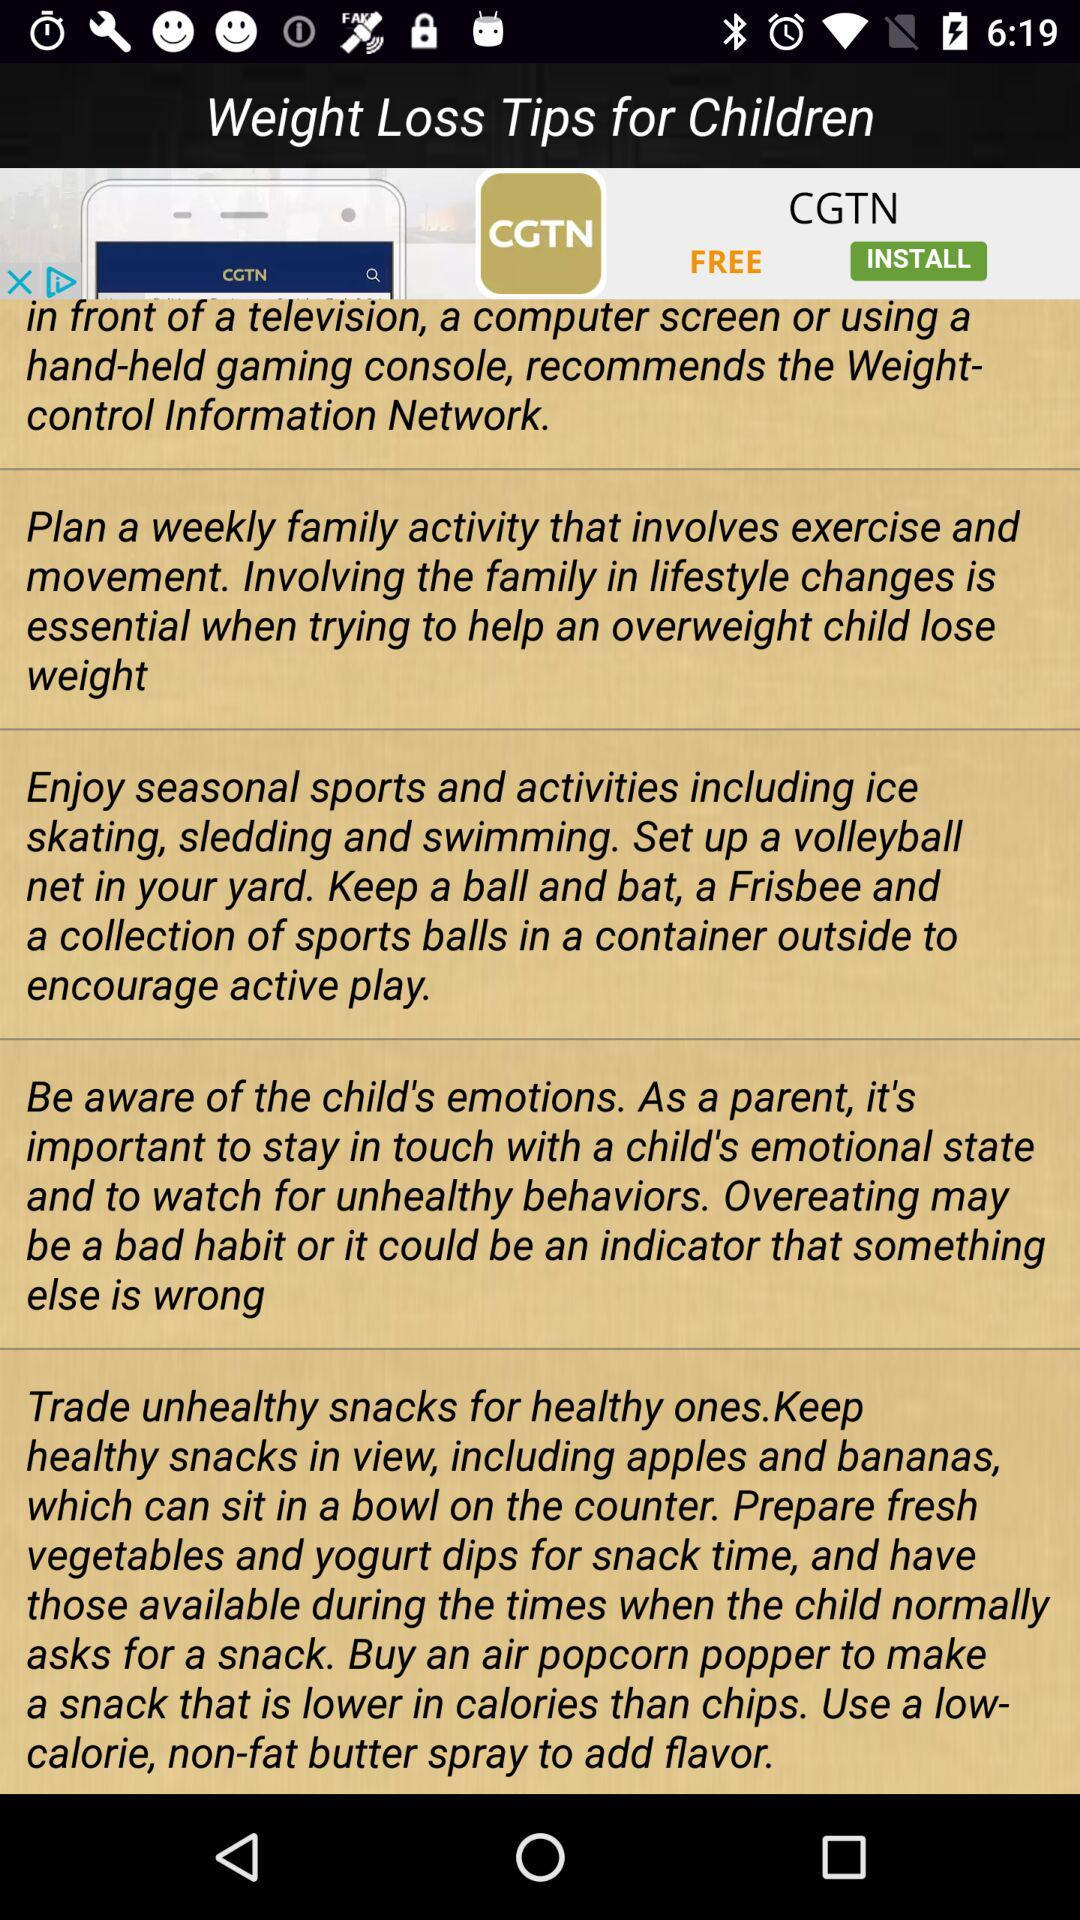 This screenshot has width=1080, height=1920. What do you see at coordinates (540, 233) in the screenshot?
I see `connect to advertisement` at bounding box center [540, 233].